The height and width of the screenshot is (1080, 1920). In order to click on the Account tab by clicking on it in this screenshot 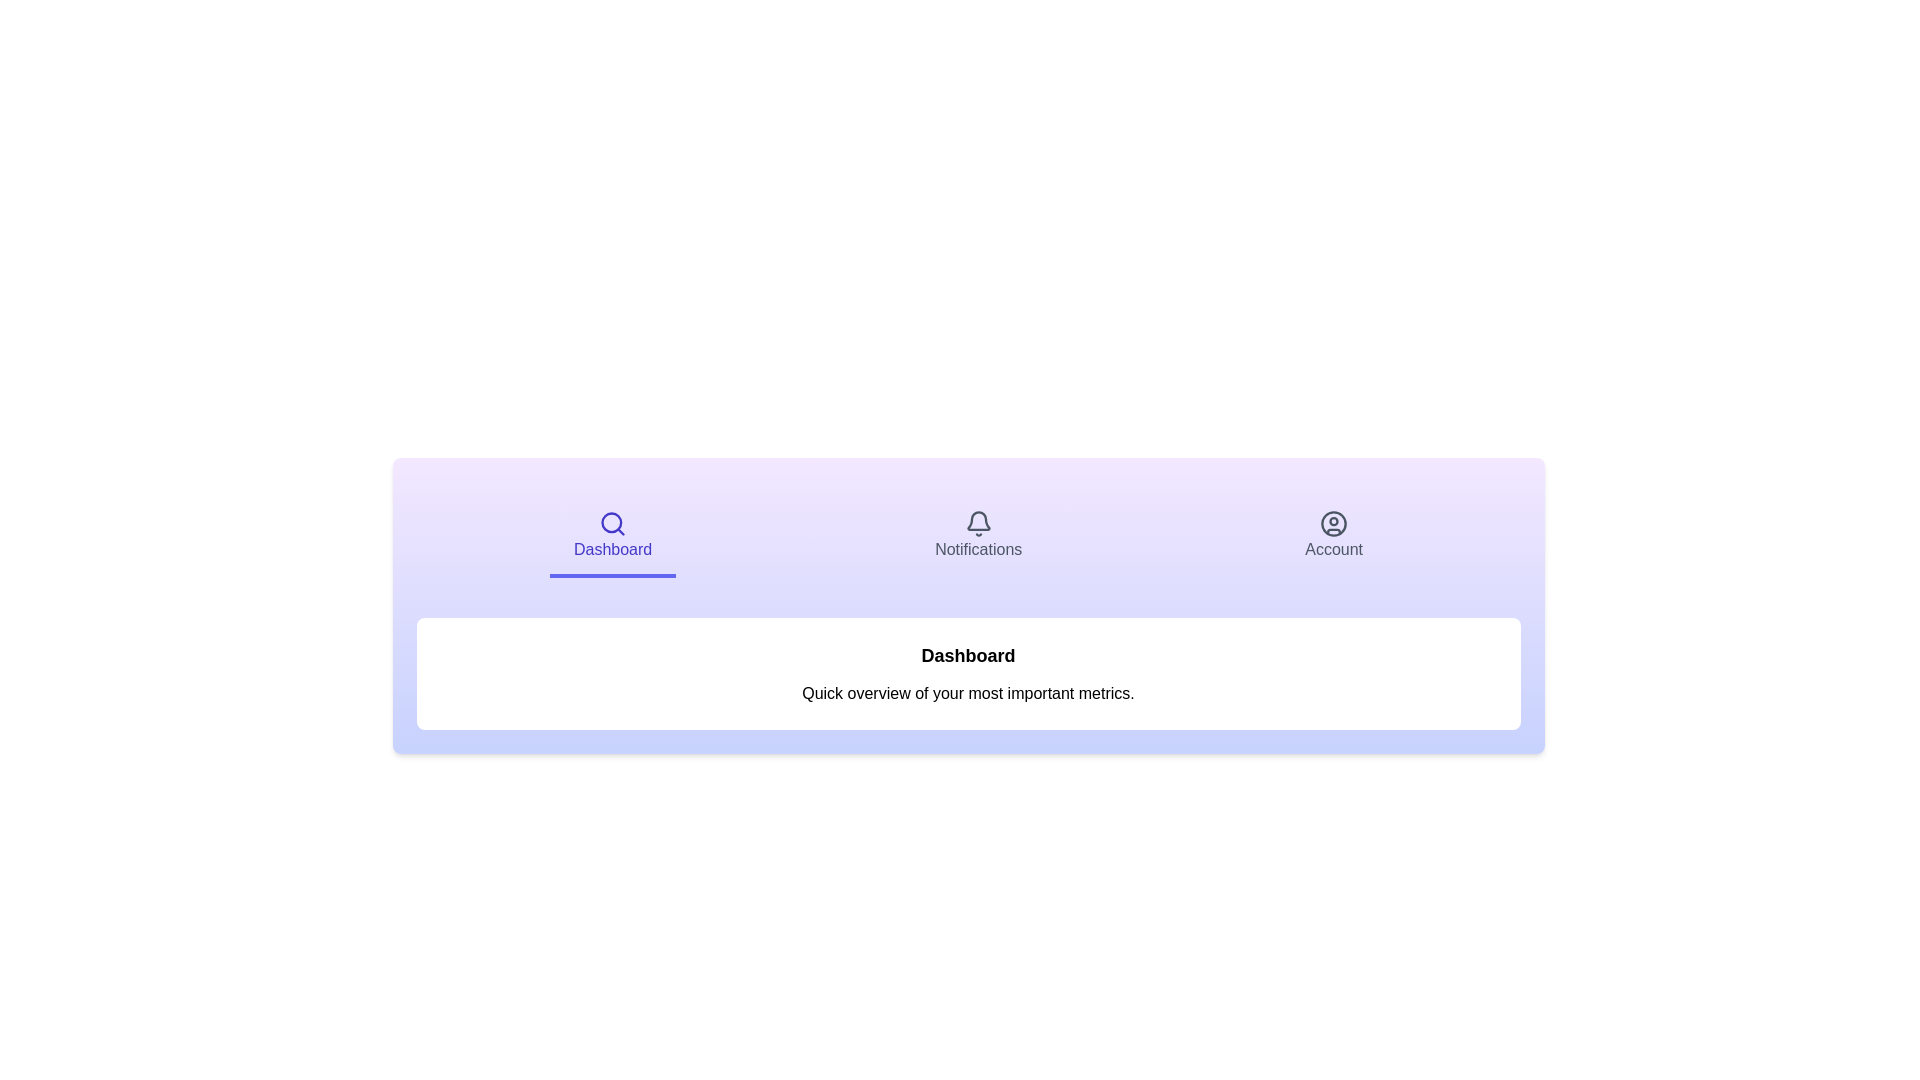, I will do `click(1334, 536)`.